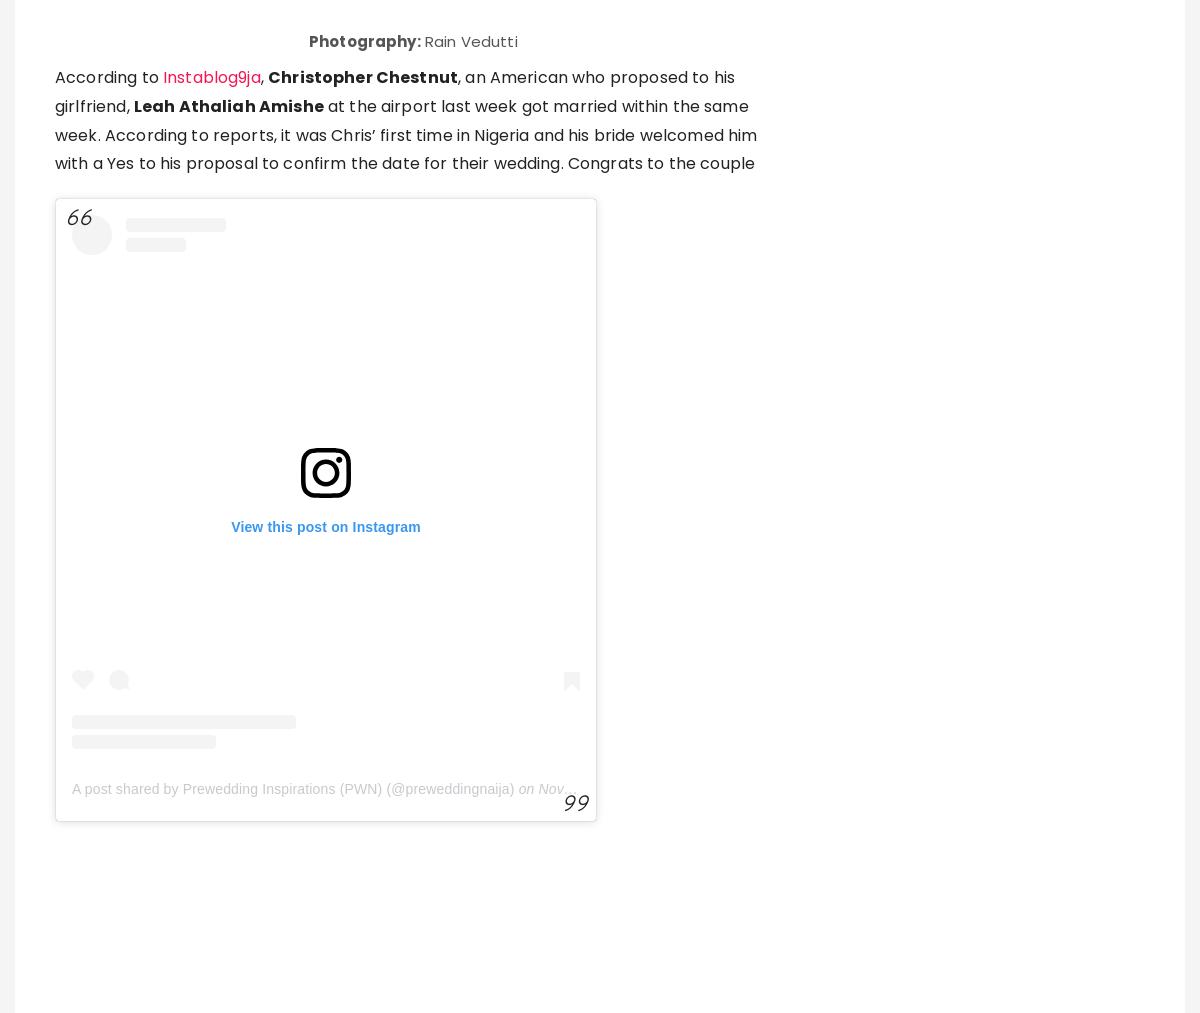 The image size is (1200, 1013). I want to click on 'The Shade Room', so click(122, 554).